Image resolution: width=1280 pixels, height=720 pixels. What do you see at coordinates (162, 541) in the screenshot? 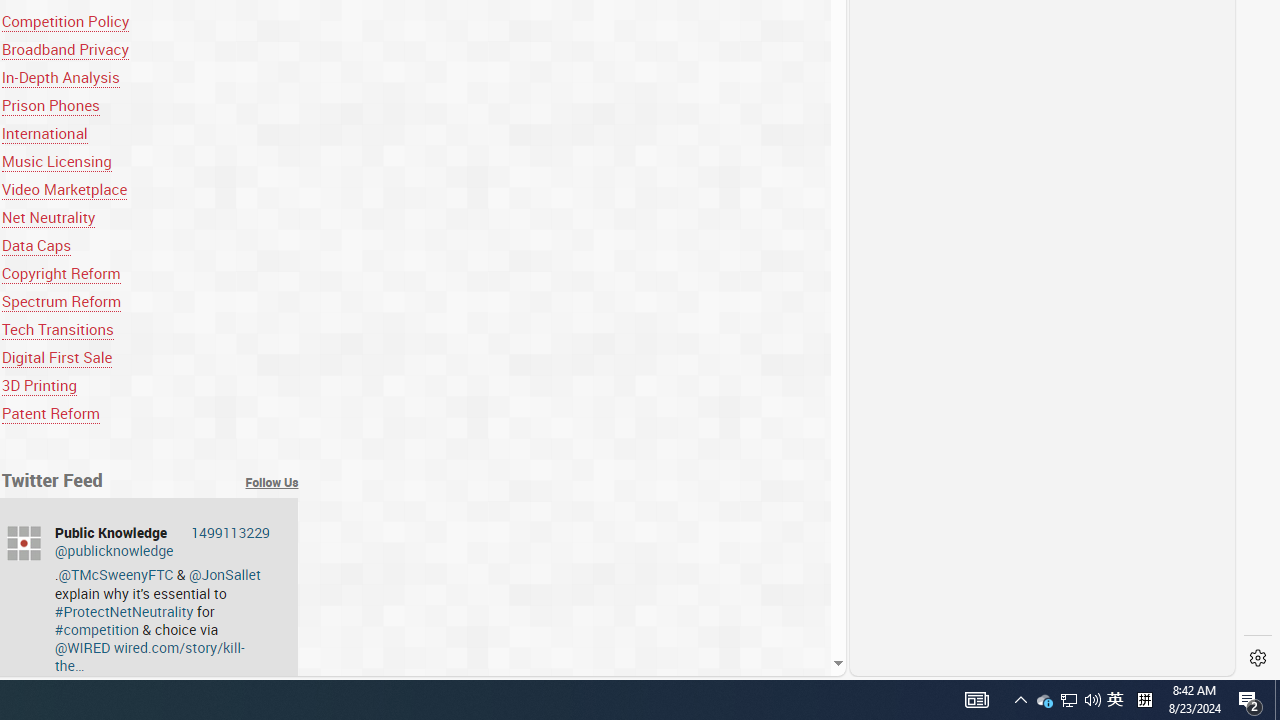
I see `'Public Knowledge @publicknowledge'` at bounding box center [162, 541].